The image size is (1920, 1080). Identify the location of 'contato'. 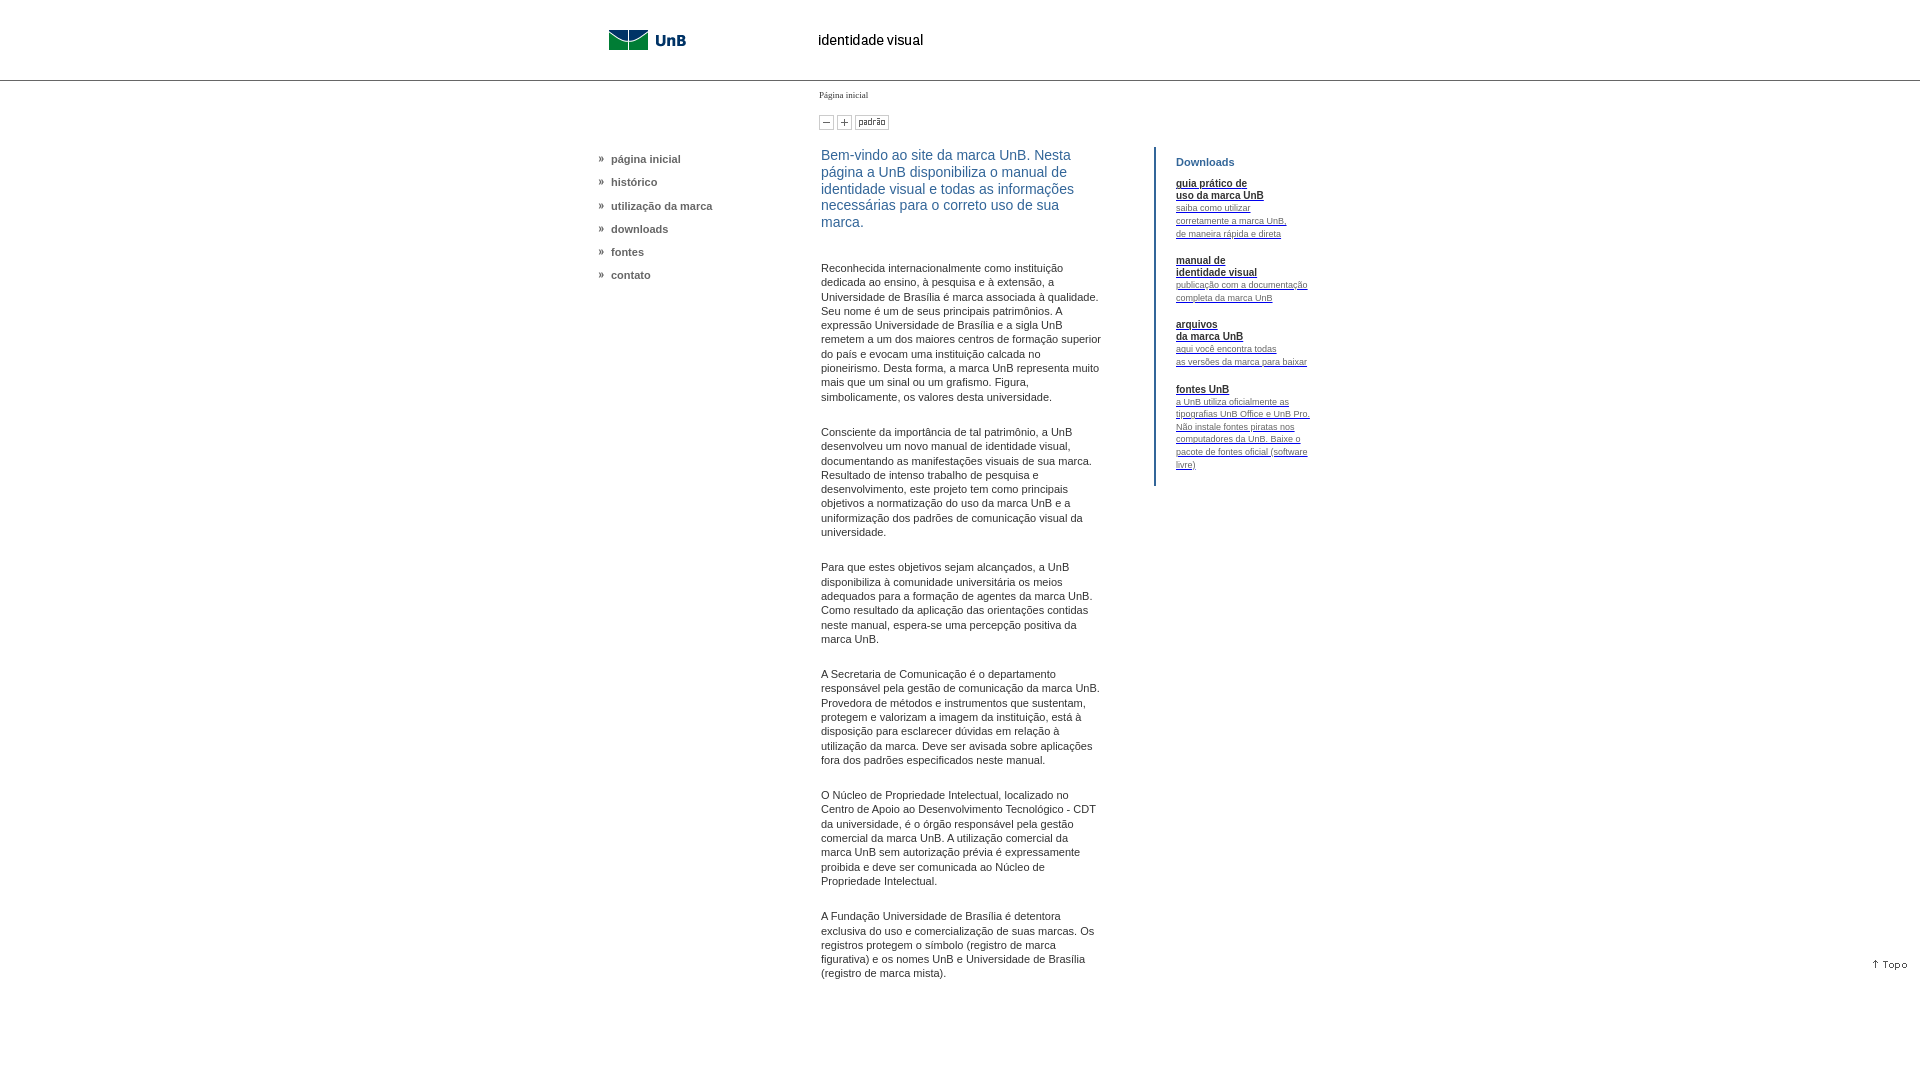
(593, 273).